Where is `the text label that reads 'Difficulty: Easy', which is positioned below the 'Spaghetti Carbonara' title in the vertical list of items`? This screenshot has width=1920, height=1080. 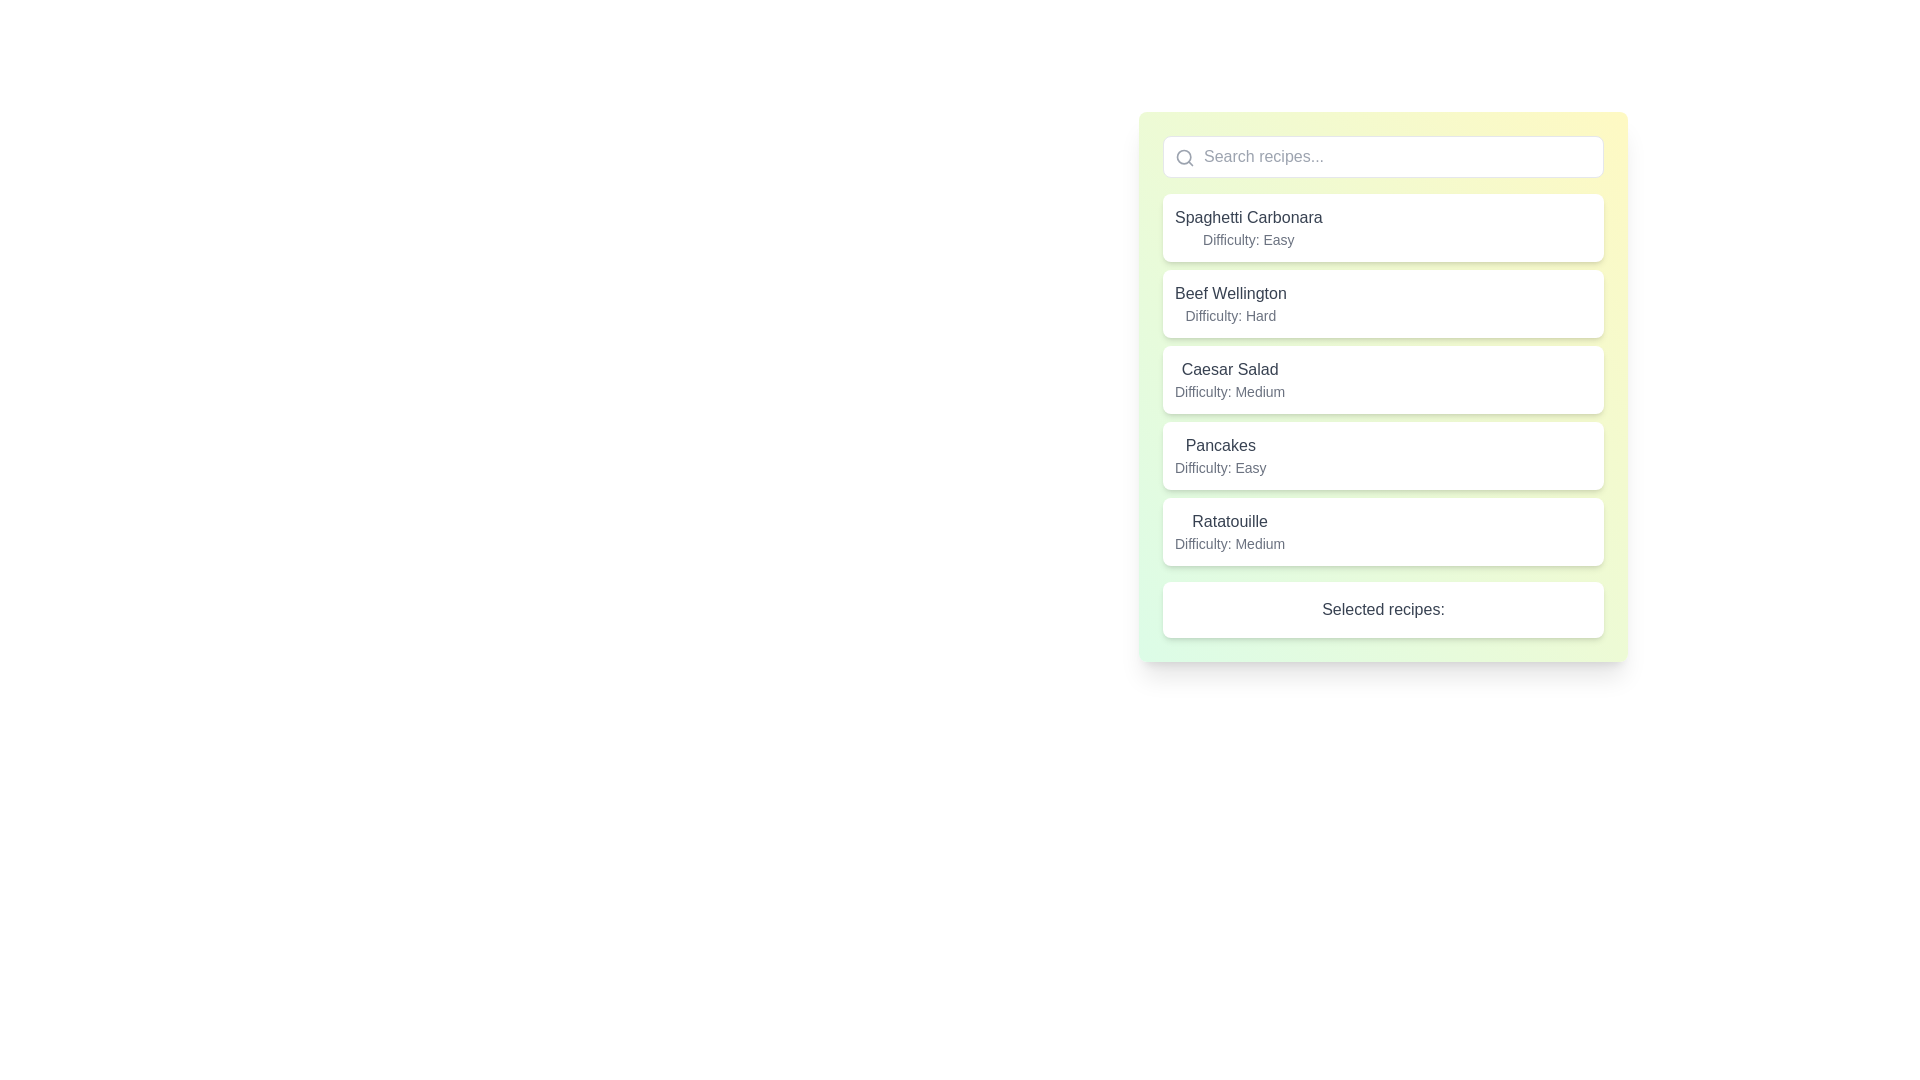 the text label that reads 'Difficulty: Easy', which is positioned below the 'Spaghetti Carbonara' title in the vertical list of items is located at coordinates (1247, 238).